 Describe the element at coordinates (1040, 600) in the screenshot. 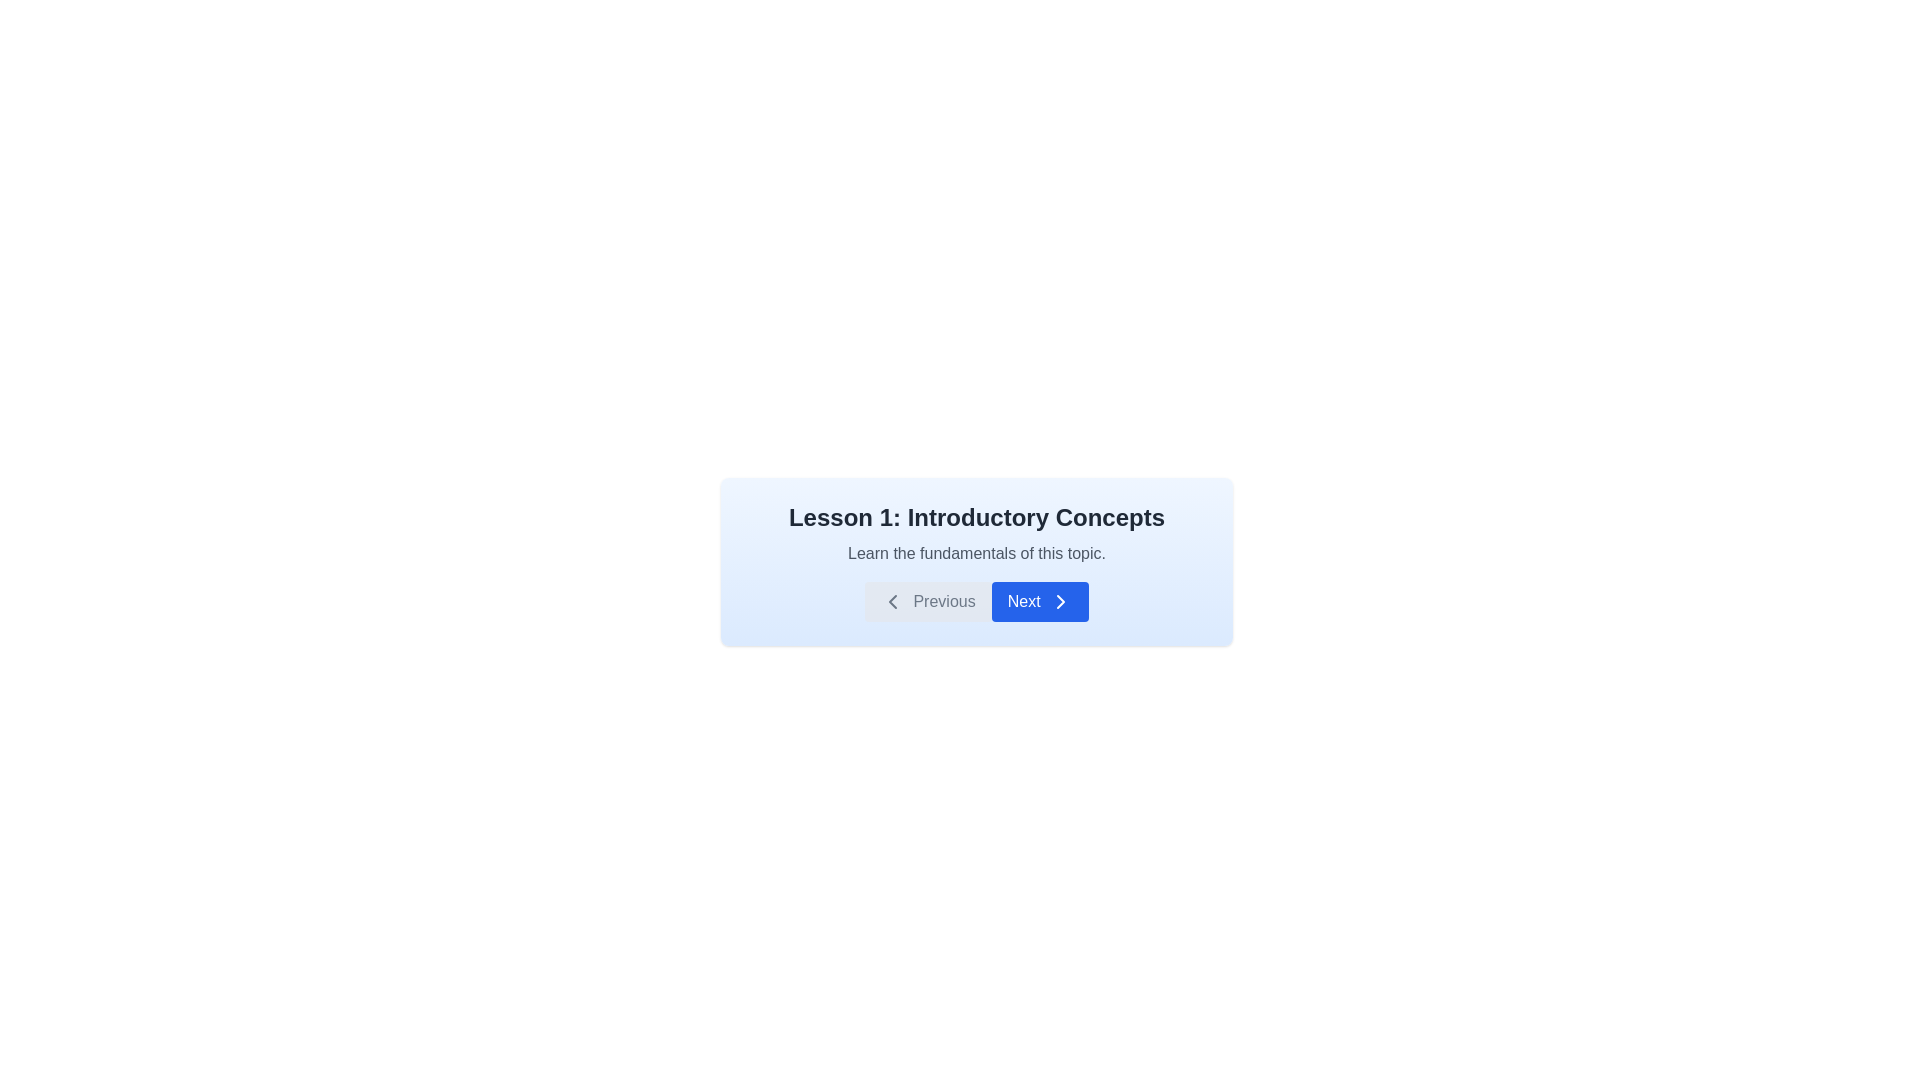

I see `the 'Next' button to navigate to the next lesson` at that location.